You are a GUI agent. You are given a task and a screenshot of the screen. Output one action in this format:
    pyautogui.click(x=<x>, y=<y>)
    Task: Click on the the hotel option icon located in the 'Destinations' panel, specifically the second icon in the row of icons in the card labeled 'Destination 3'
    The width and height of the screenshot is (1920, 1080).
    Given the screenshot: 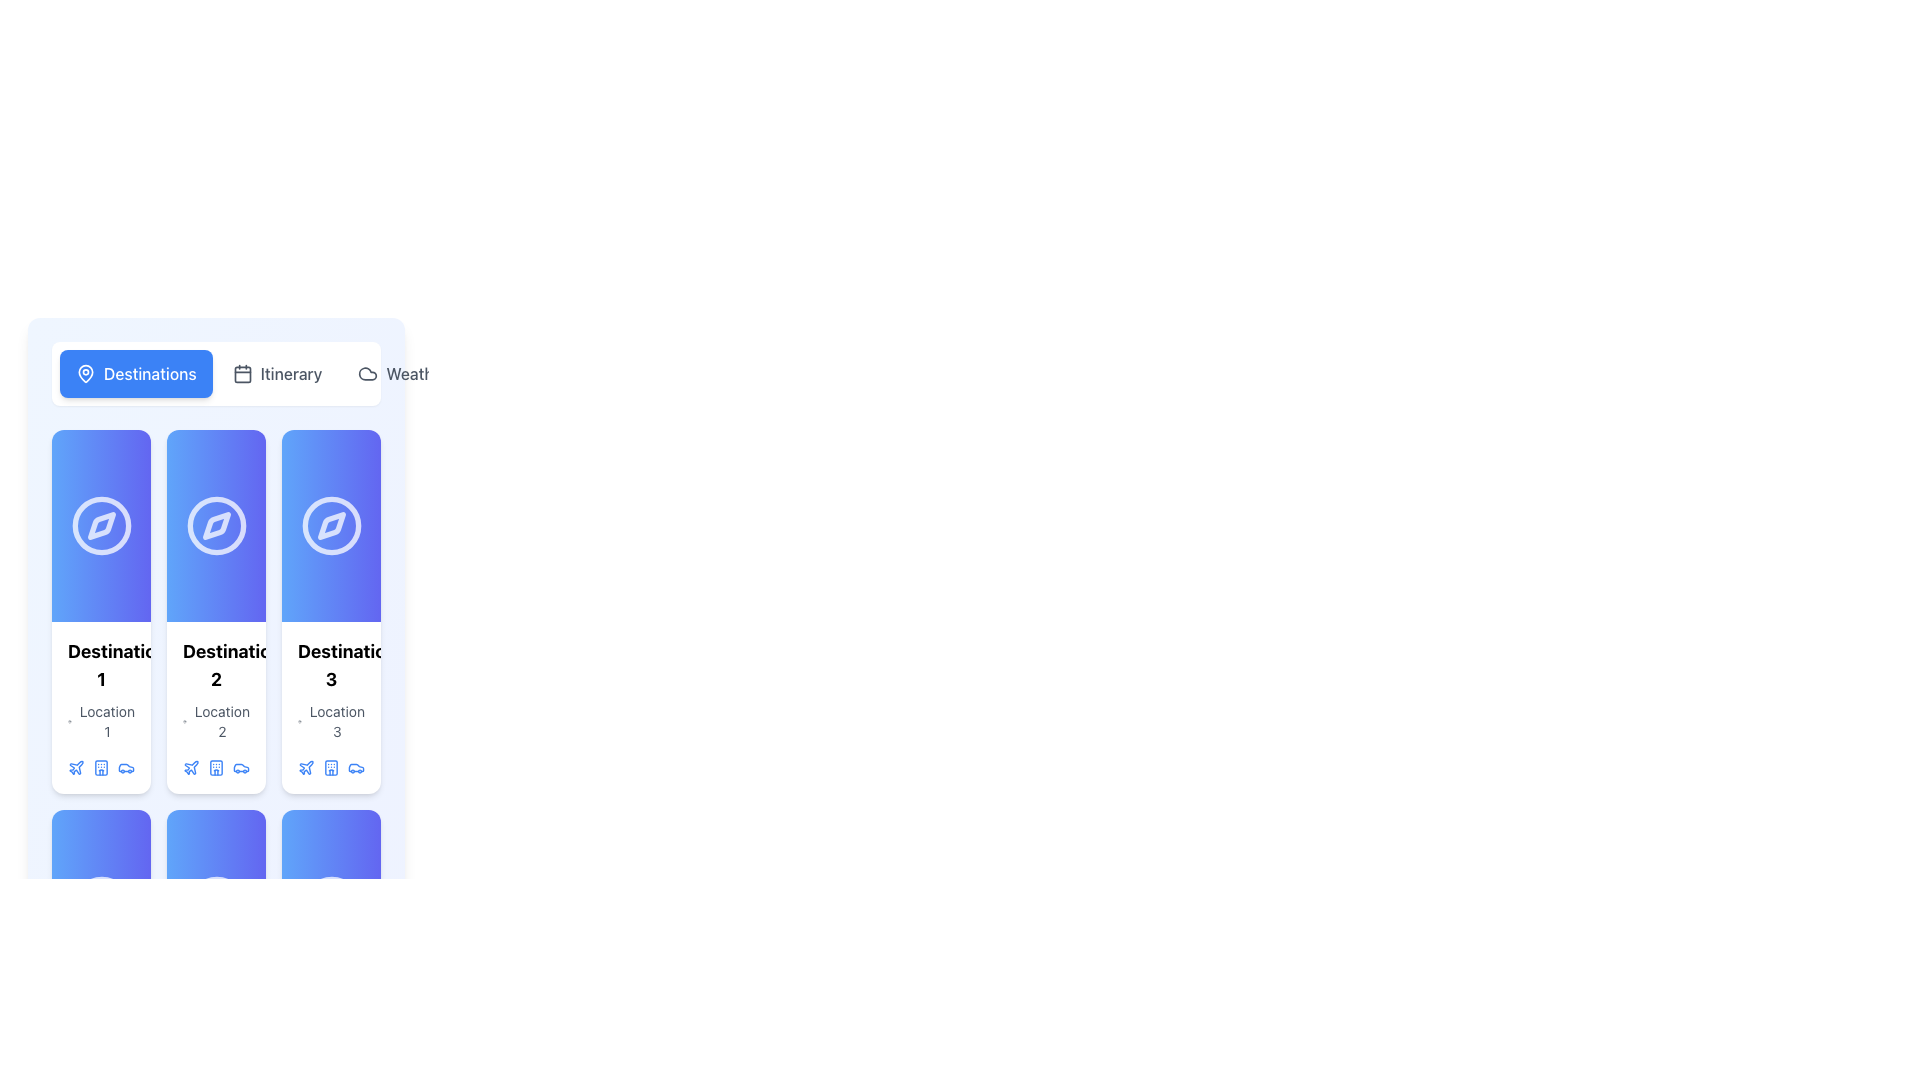 What is the action you would take?
    pyautogui.click(x=331, y=766)
    